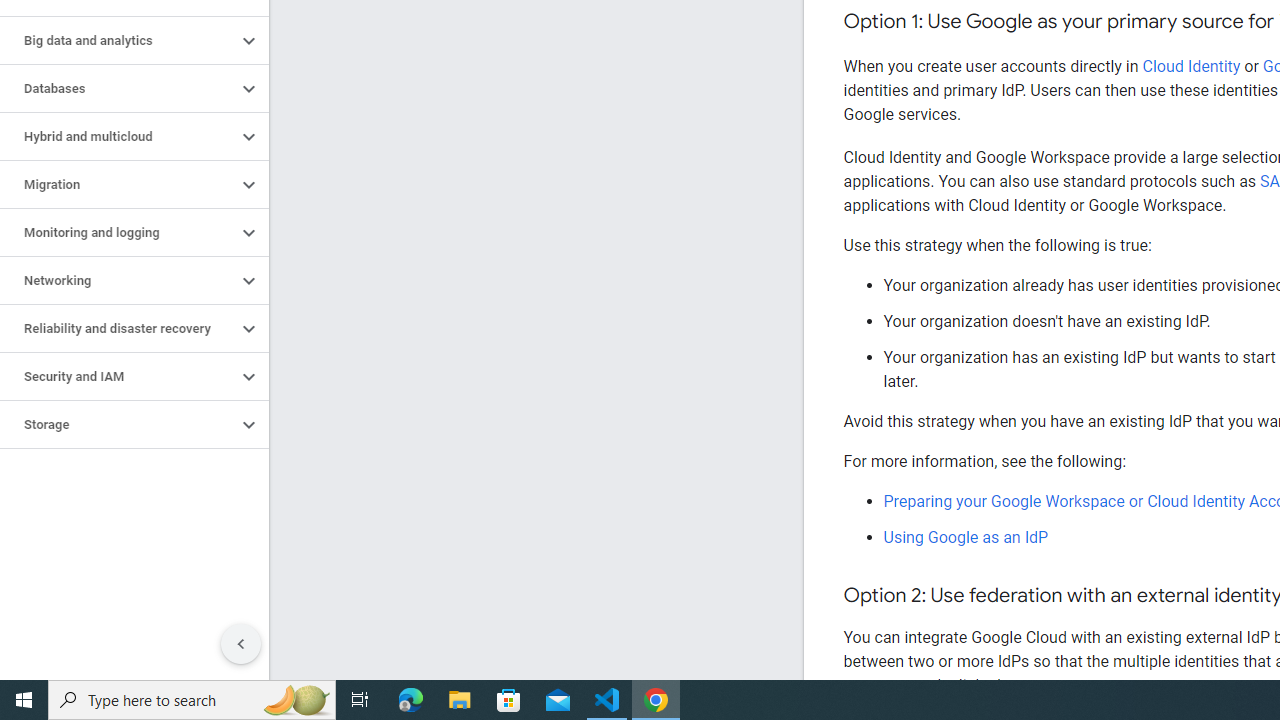 The height and width of the screenshot is (720, 1280). I want to click on 'Security and IAM', so click(117, 376).